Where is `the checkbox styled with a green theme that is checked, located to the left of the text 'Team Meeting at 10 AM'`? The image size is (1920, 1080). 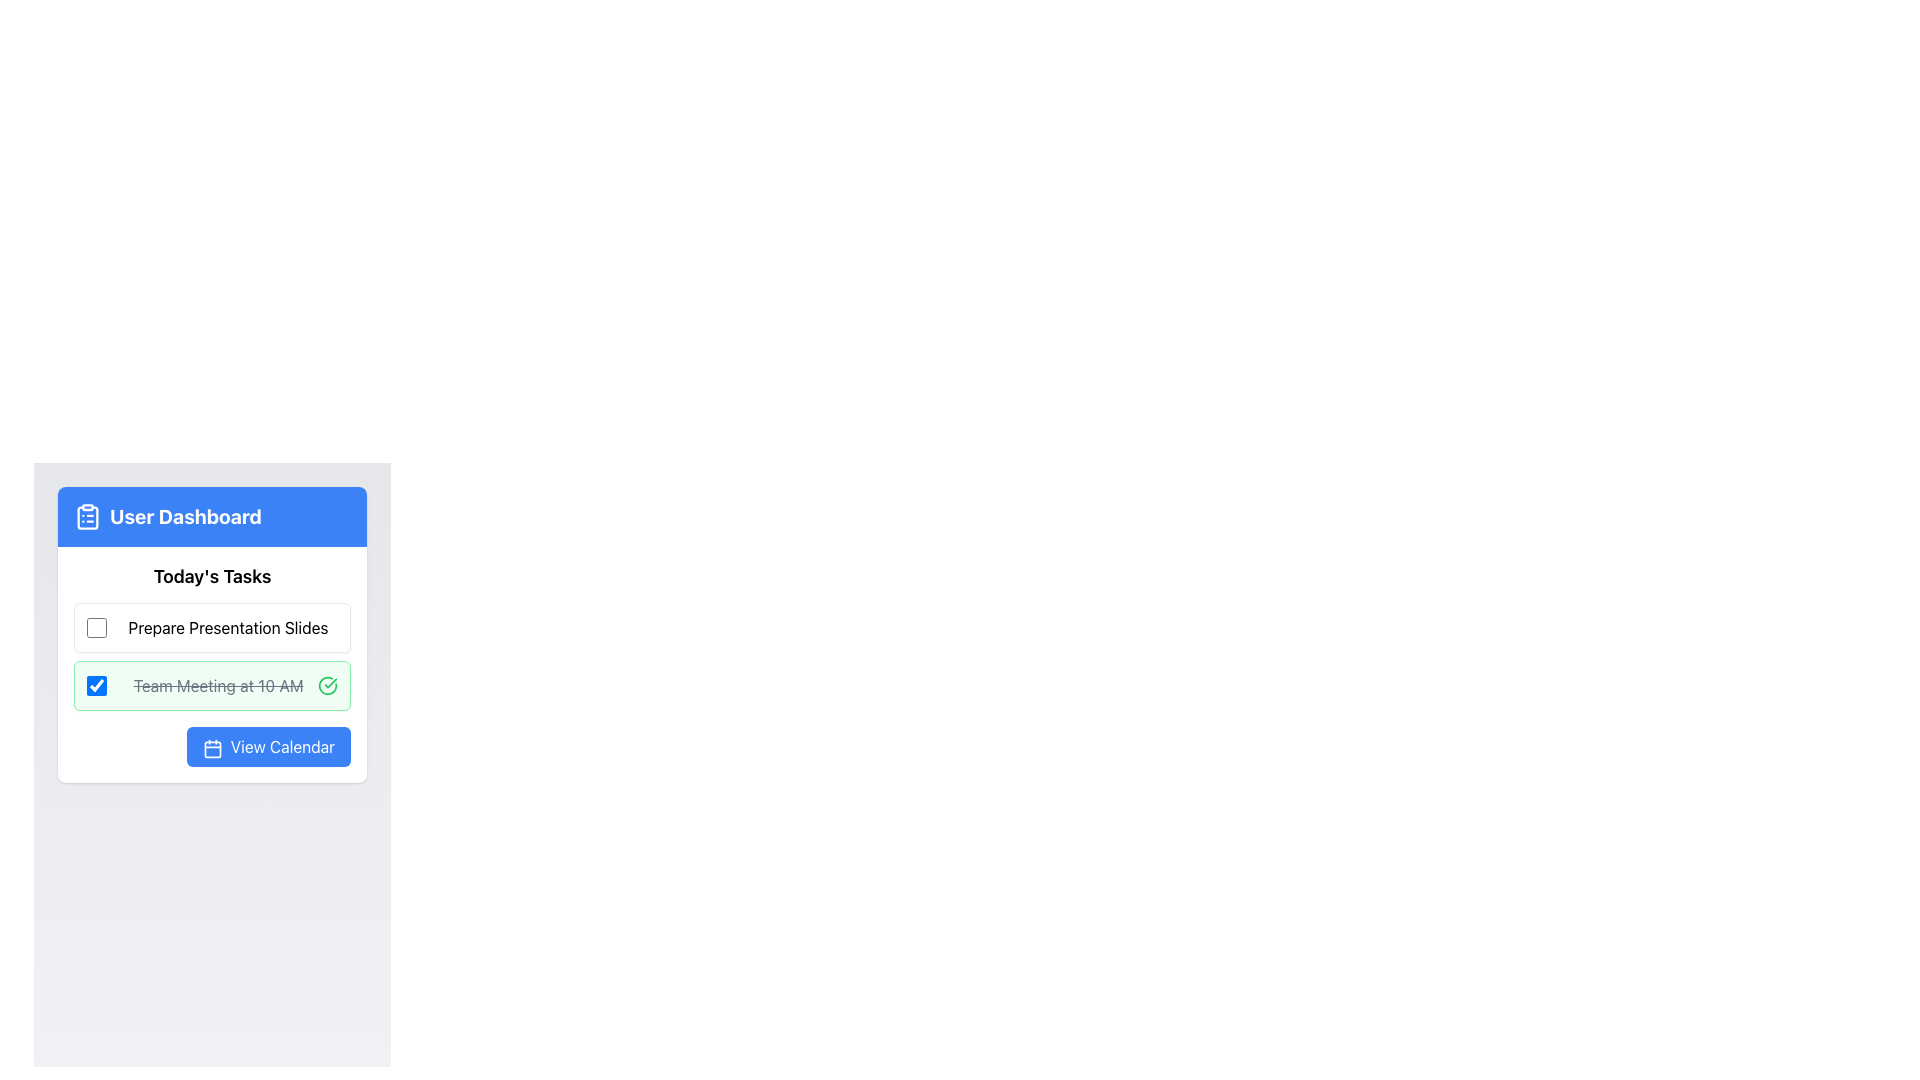
the checkbox styled with a green theme that is checked, located to the left of the text 'Team Meeting at 10 AM' is located at coordinates (95, 685).